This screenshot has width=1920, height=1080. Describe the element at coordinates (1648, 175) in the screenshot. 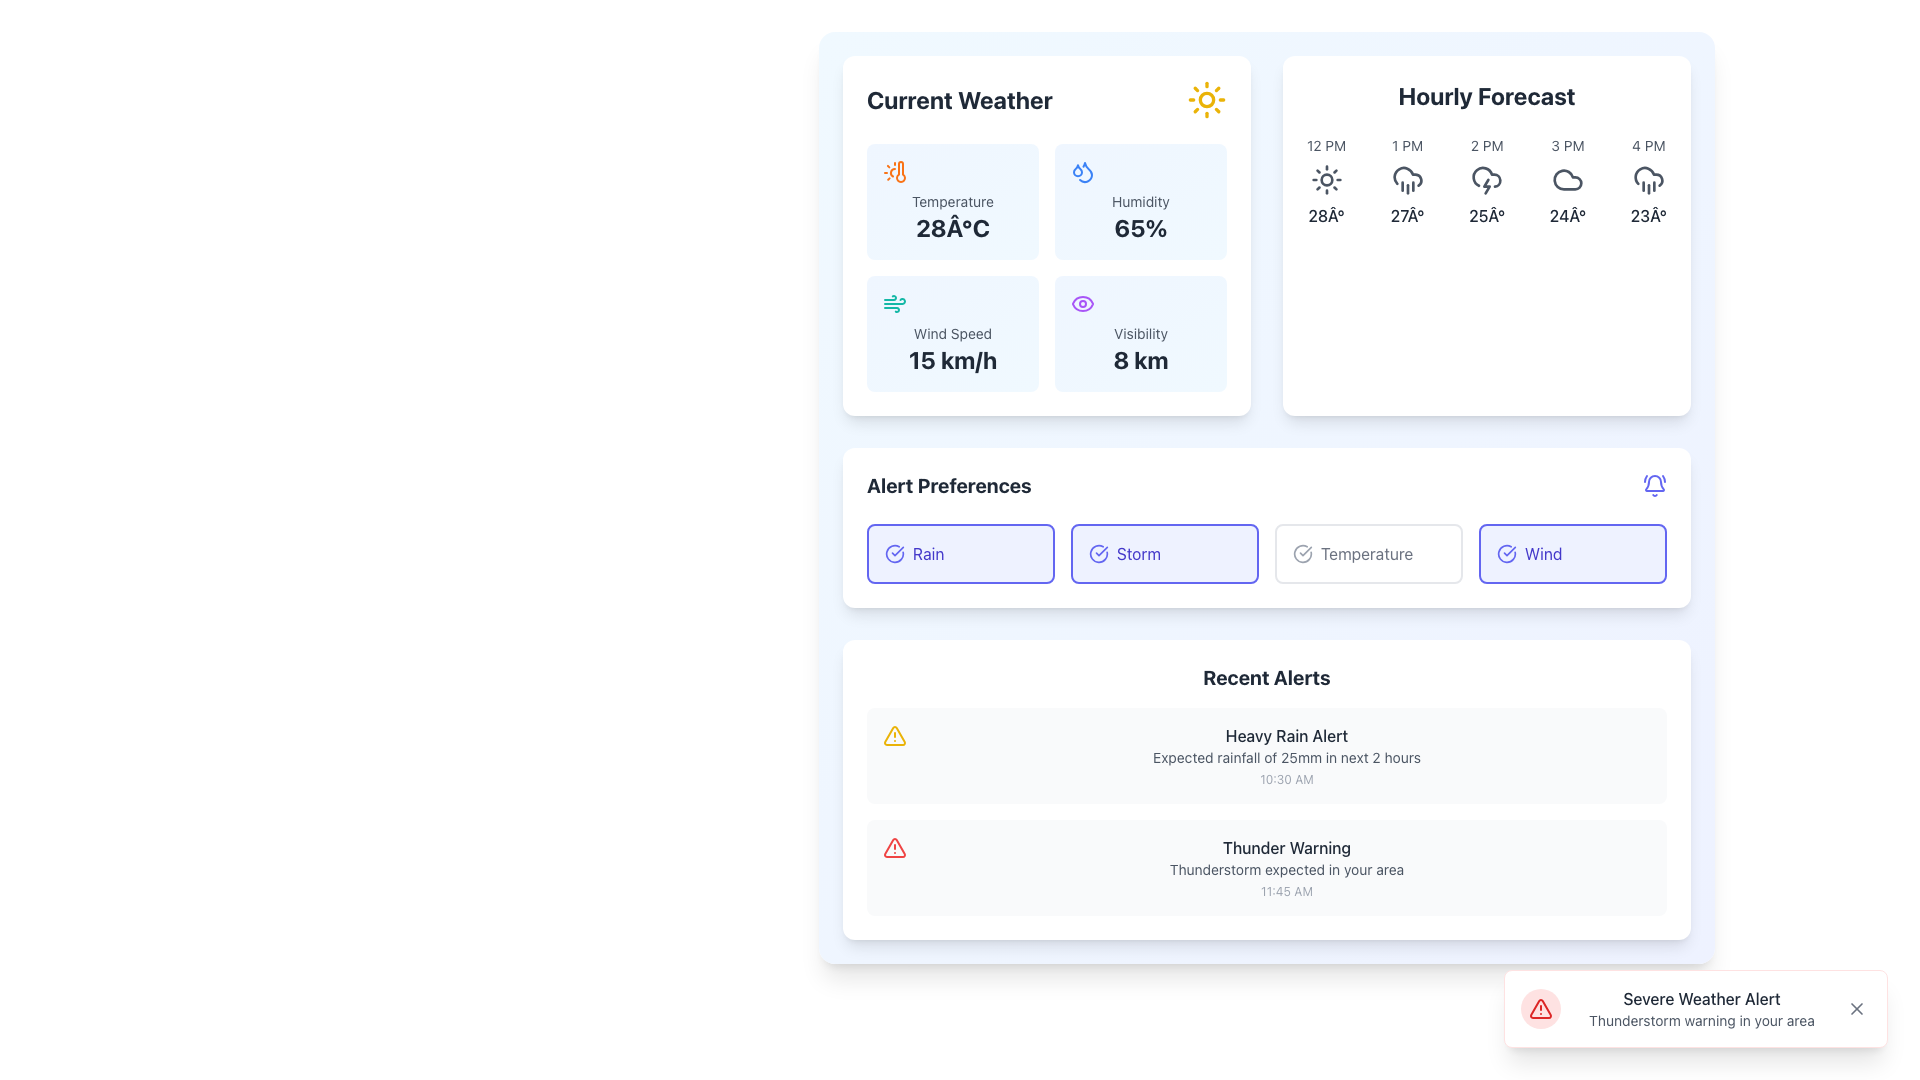

I see `the graphical vector illustration of the rain weather condition icon located in the 'Hourly Forecast' section at 4 PM, which is adjacent to the '23°' text` at that location.